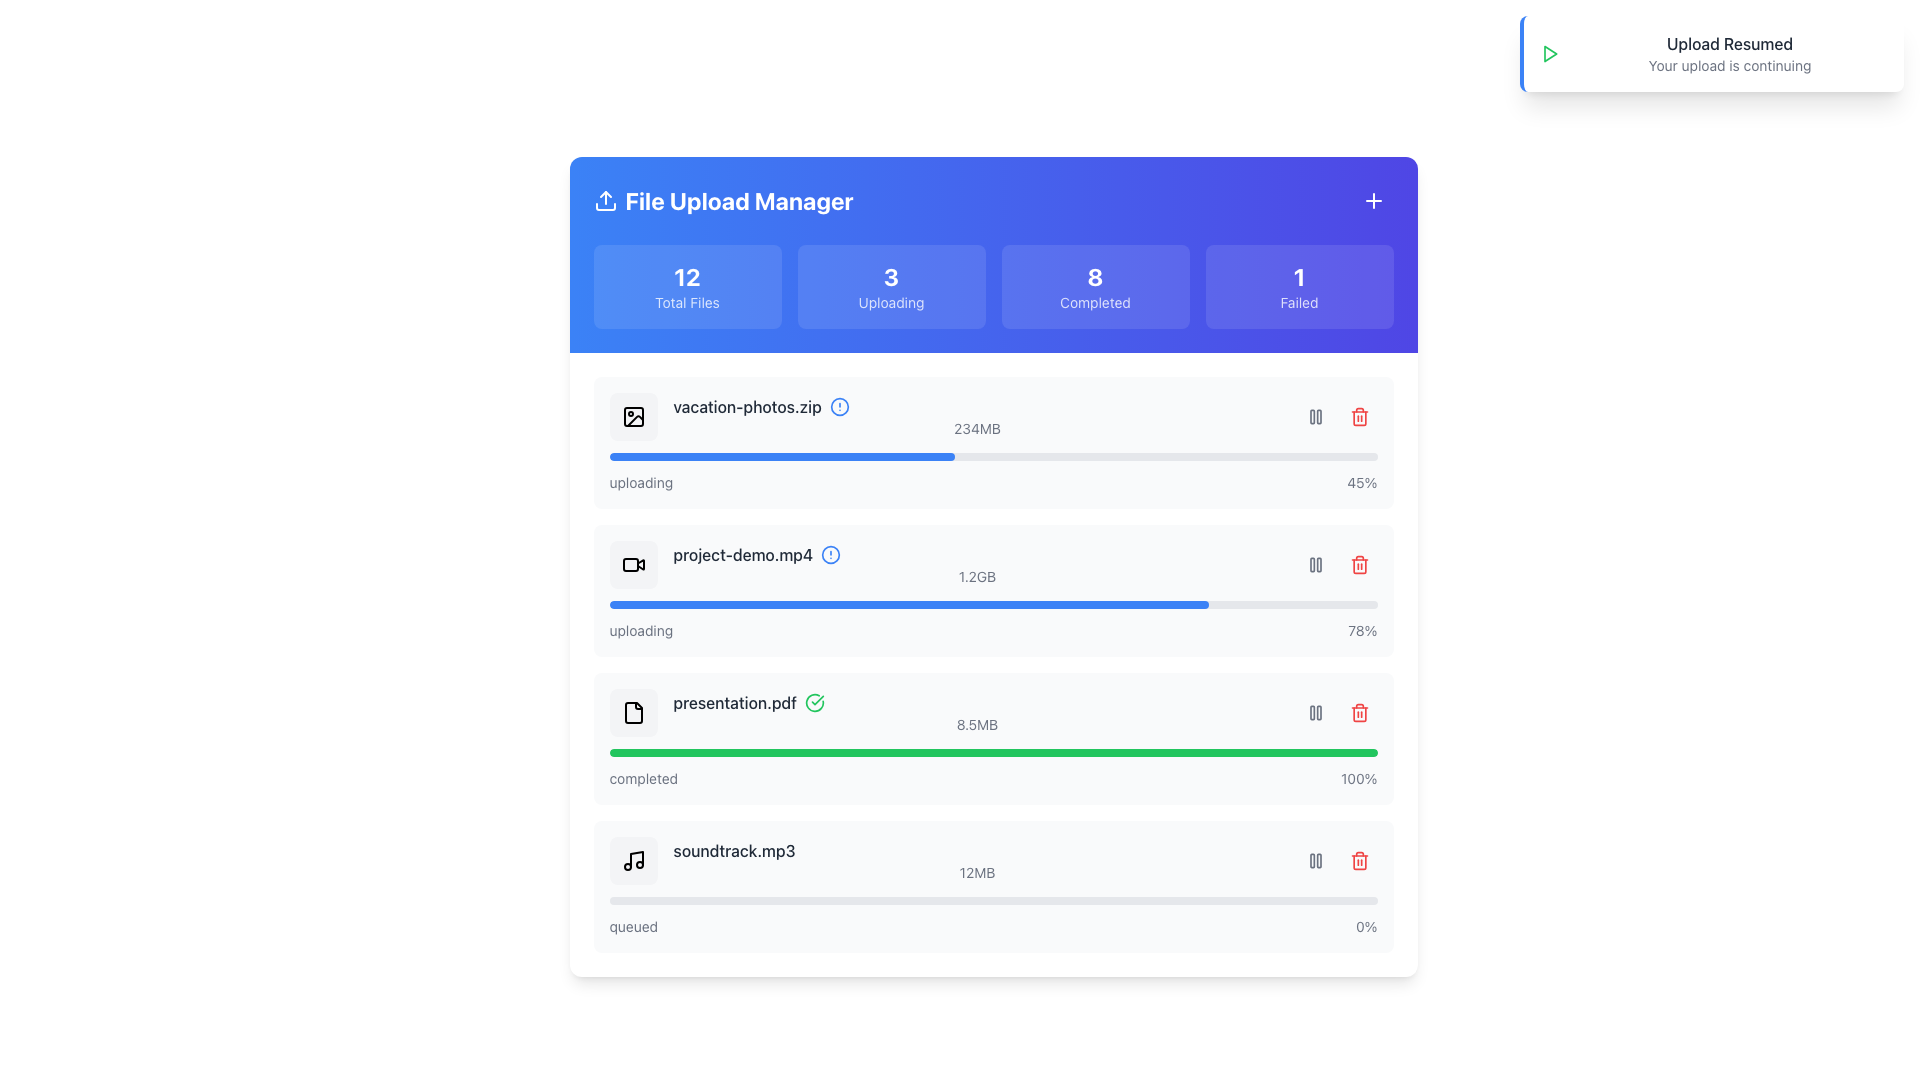 The height and width of the screenshot is (1080, 1920). Describe the element at coordinates (1315, 712) in the screenshot. I see `the 'Pause' button located next to the green progress bar for 'presentation.pdf' in the 'File Upload Manager' section` at that location.